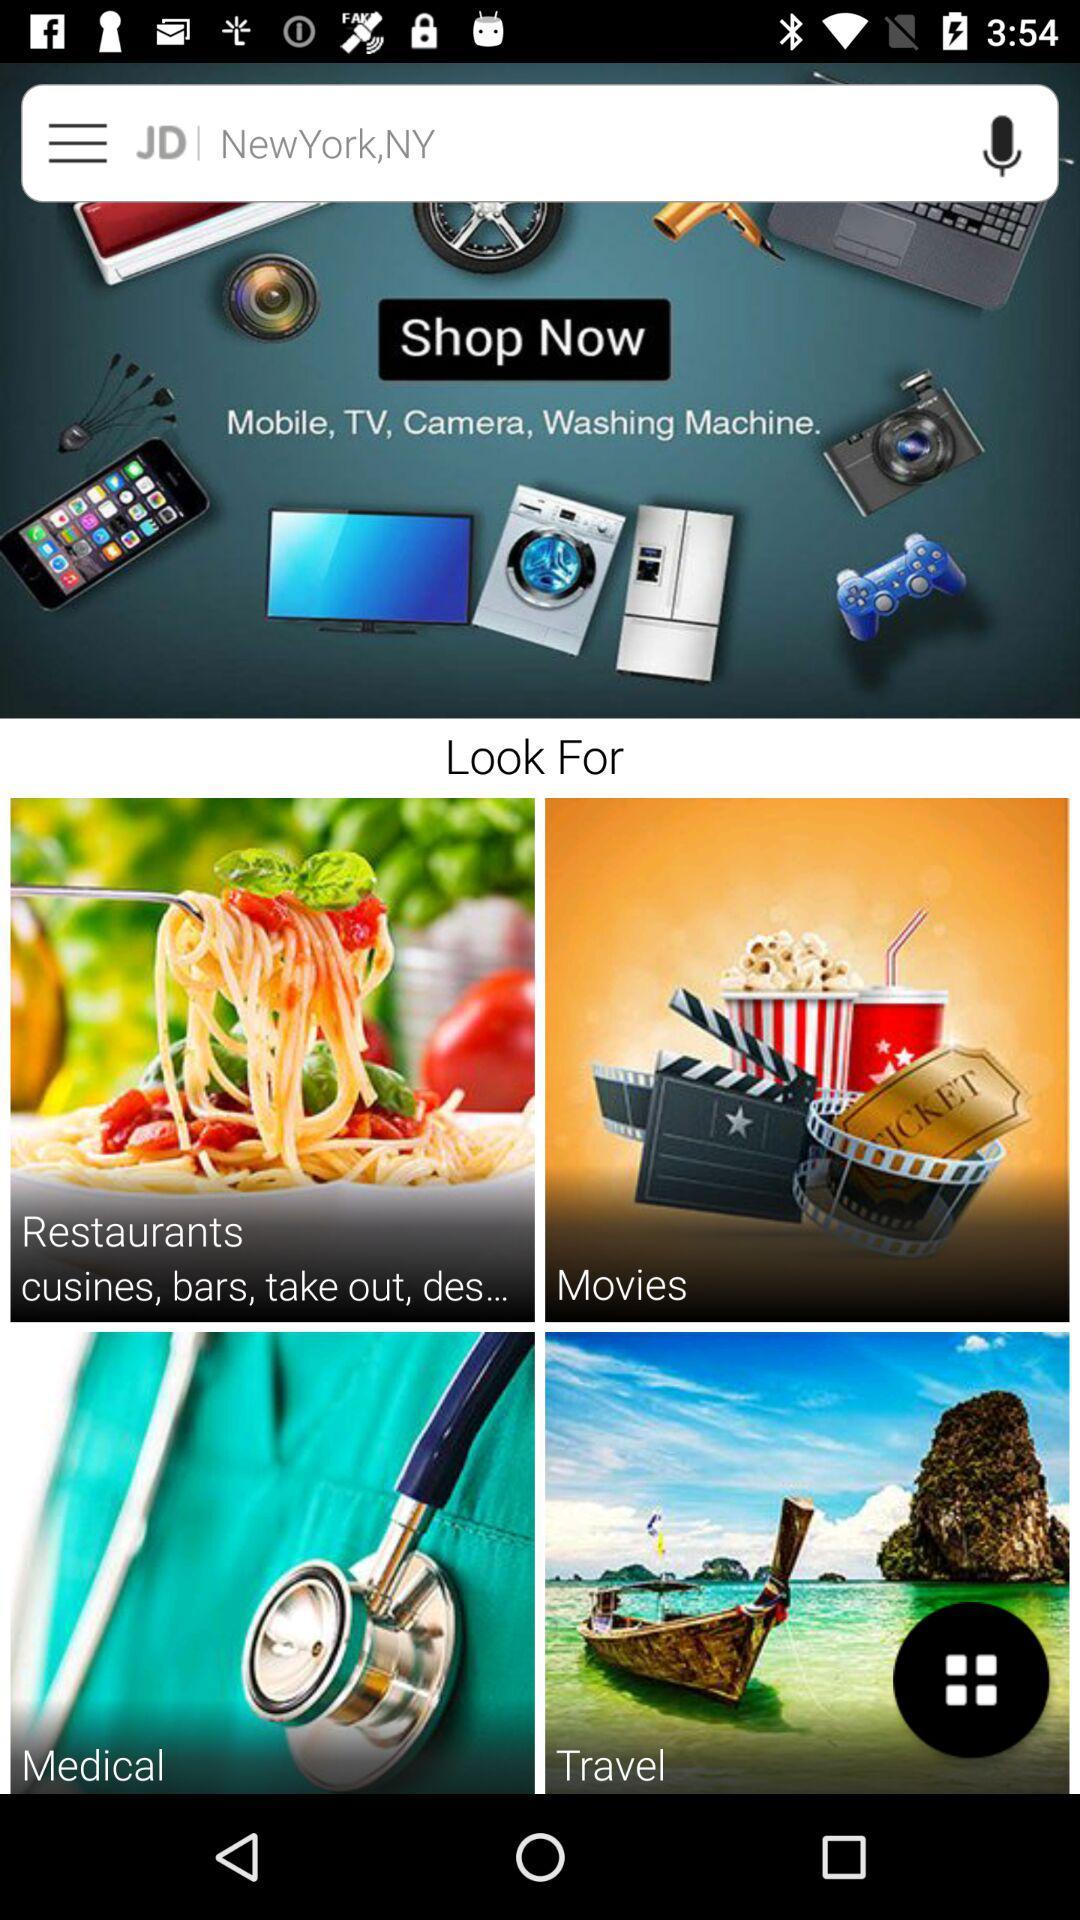 The width and height of the screenshot is (1080, 1920). Describe the element at coordinates (971, 1680) in the screenshot. I see `the dashboard icon` at that location.